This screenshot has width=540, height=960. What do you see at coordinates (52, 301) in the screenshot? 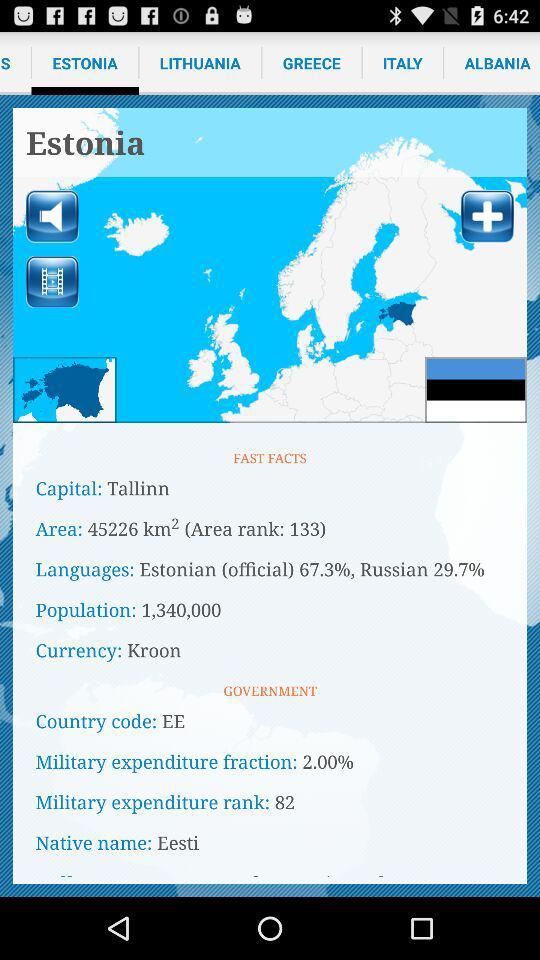
I see `the date_range icon` at bounding box center [52, 301].